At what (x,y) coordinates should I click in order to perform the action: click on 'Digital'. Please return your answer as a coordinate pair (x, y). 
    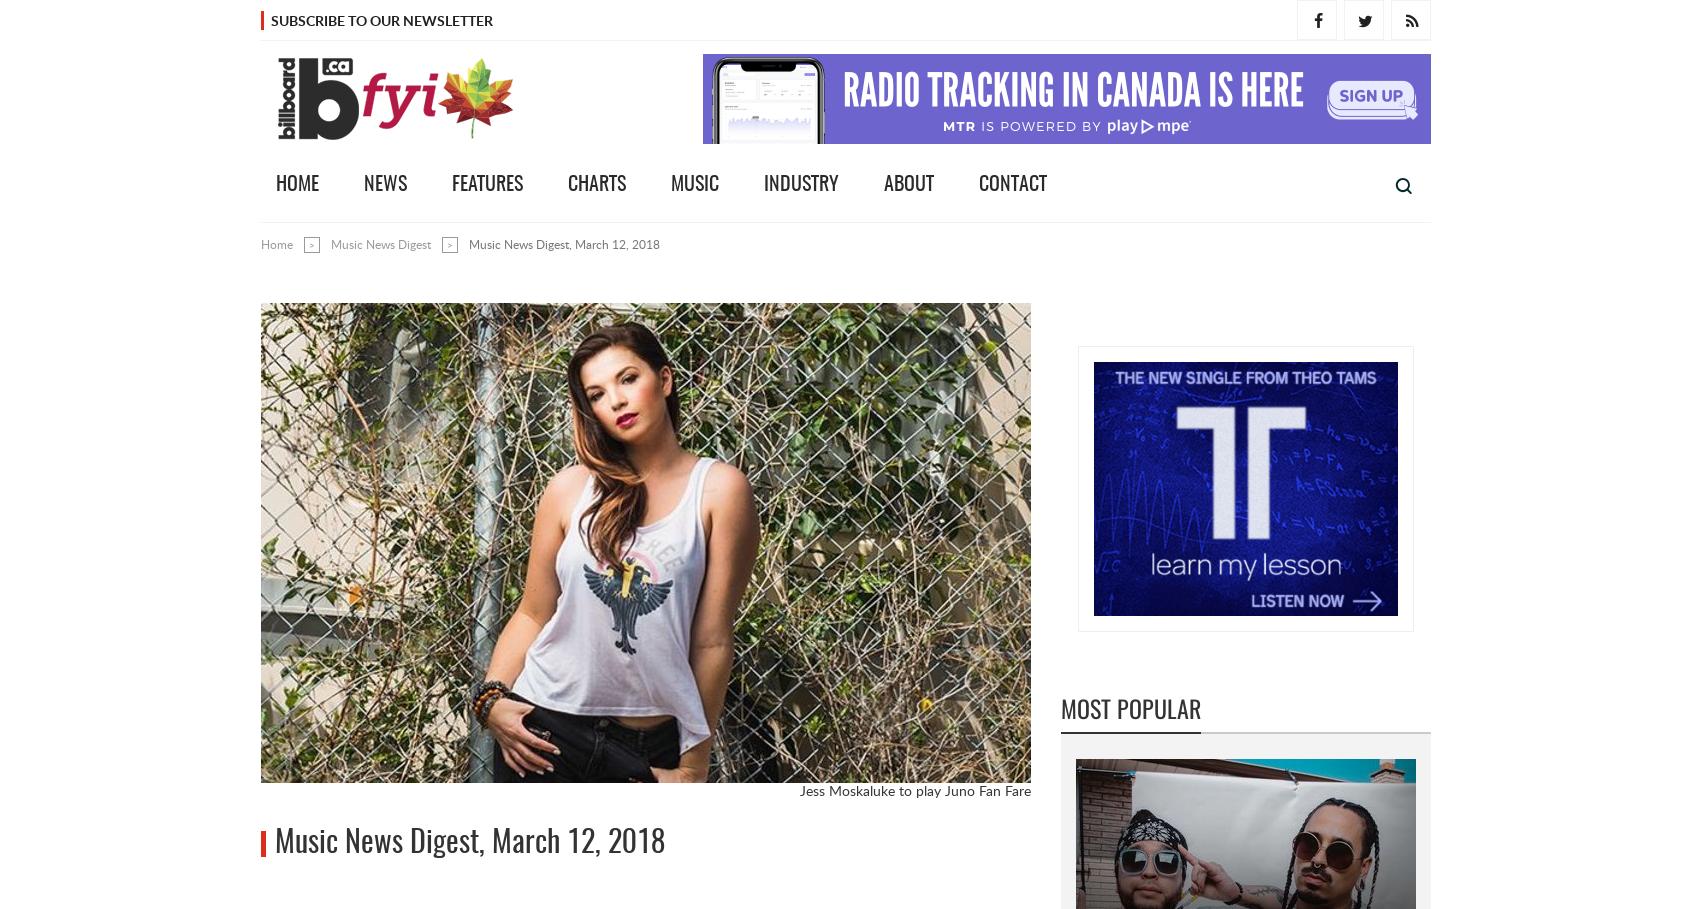
    Looking at the image, I should click on (1270, 528).